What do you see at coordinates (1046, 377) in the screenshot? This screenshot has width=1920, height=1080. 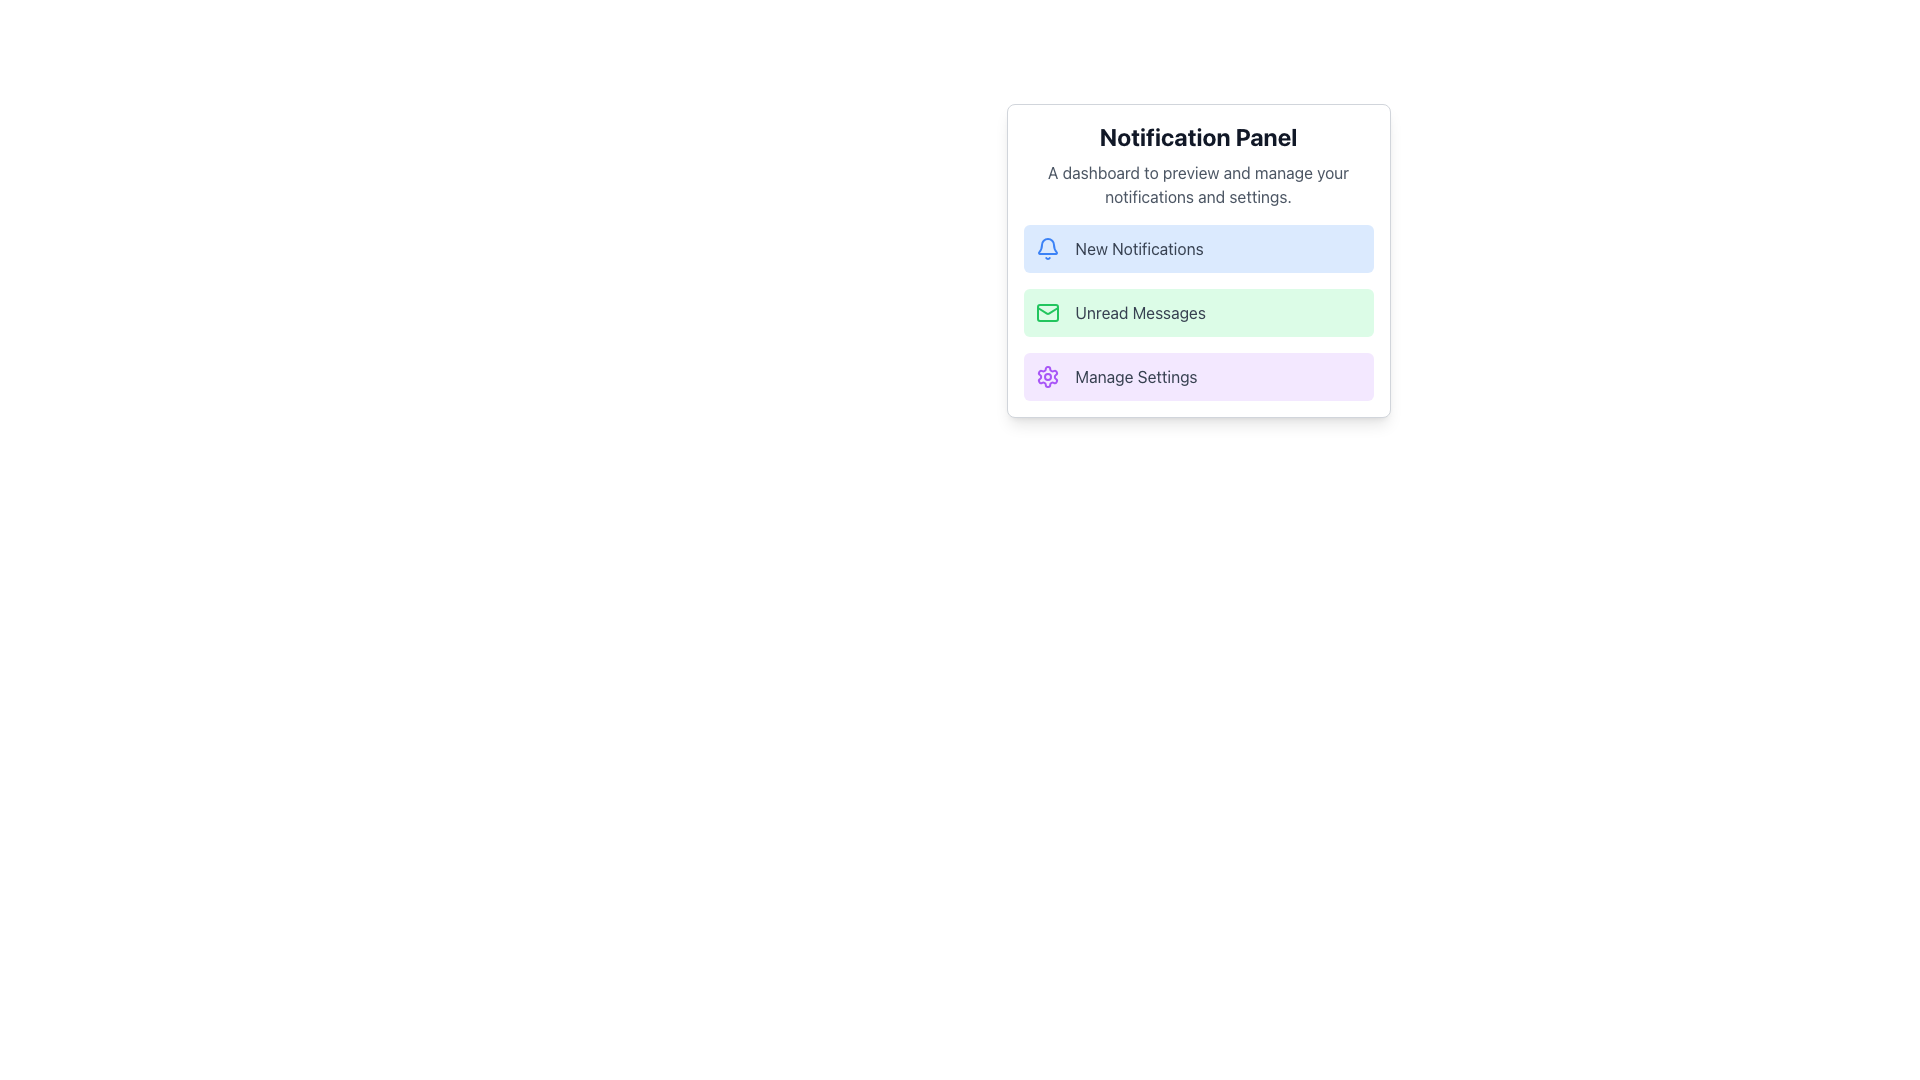 I see `the 'Manage Settings' icon located to the left of the 'Manage Settings' label in the Notification Panel` at bounding box center [1046, 377].